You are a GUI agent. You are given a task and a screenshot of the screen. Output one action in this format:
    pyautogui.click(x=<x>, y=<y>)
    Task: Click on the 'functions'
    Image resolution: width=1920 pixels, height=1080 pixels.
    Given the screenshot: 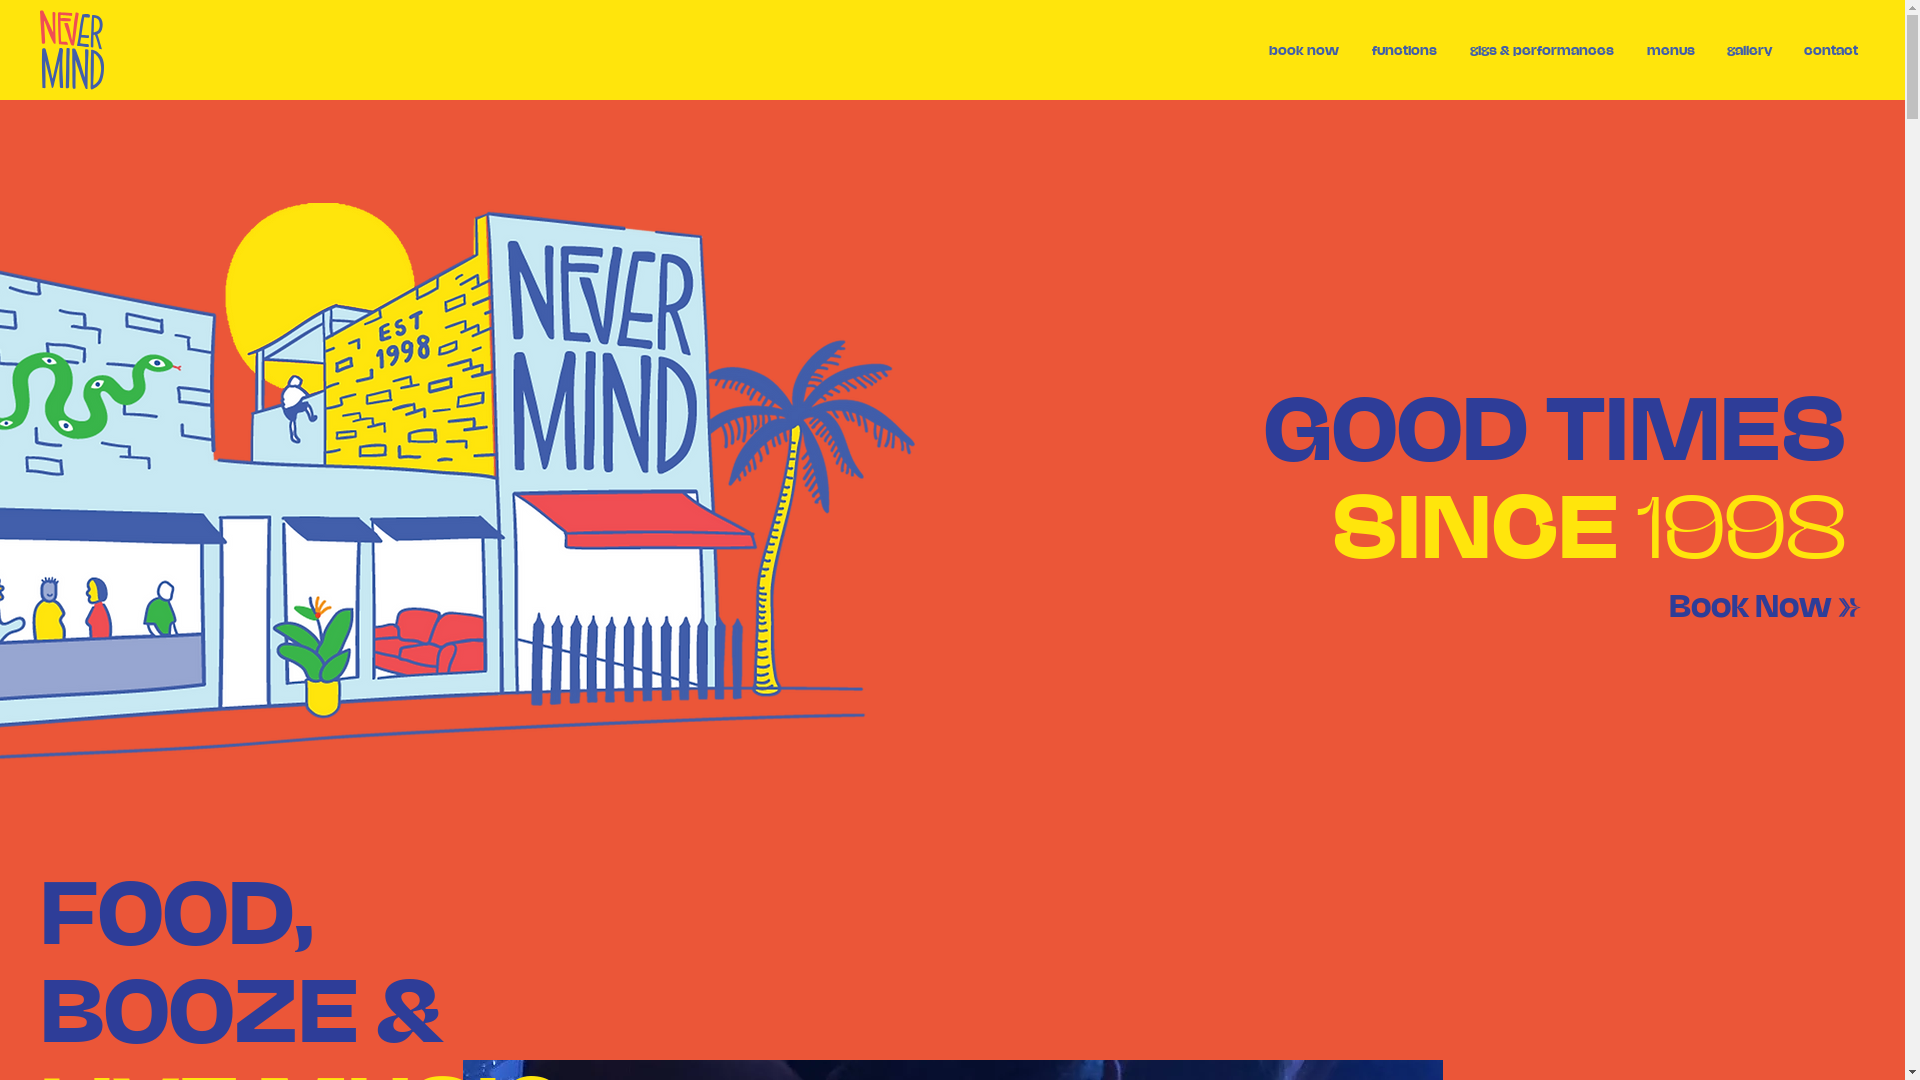 What is the action you would take?
    pyautogui.click(x=1402, y=48)
    